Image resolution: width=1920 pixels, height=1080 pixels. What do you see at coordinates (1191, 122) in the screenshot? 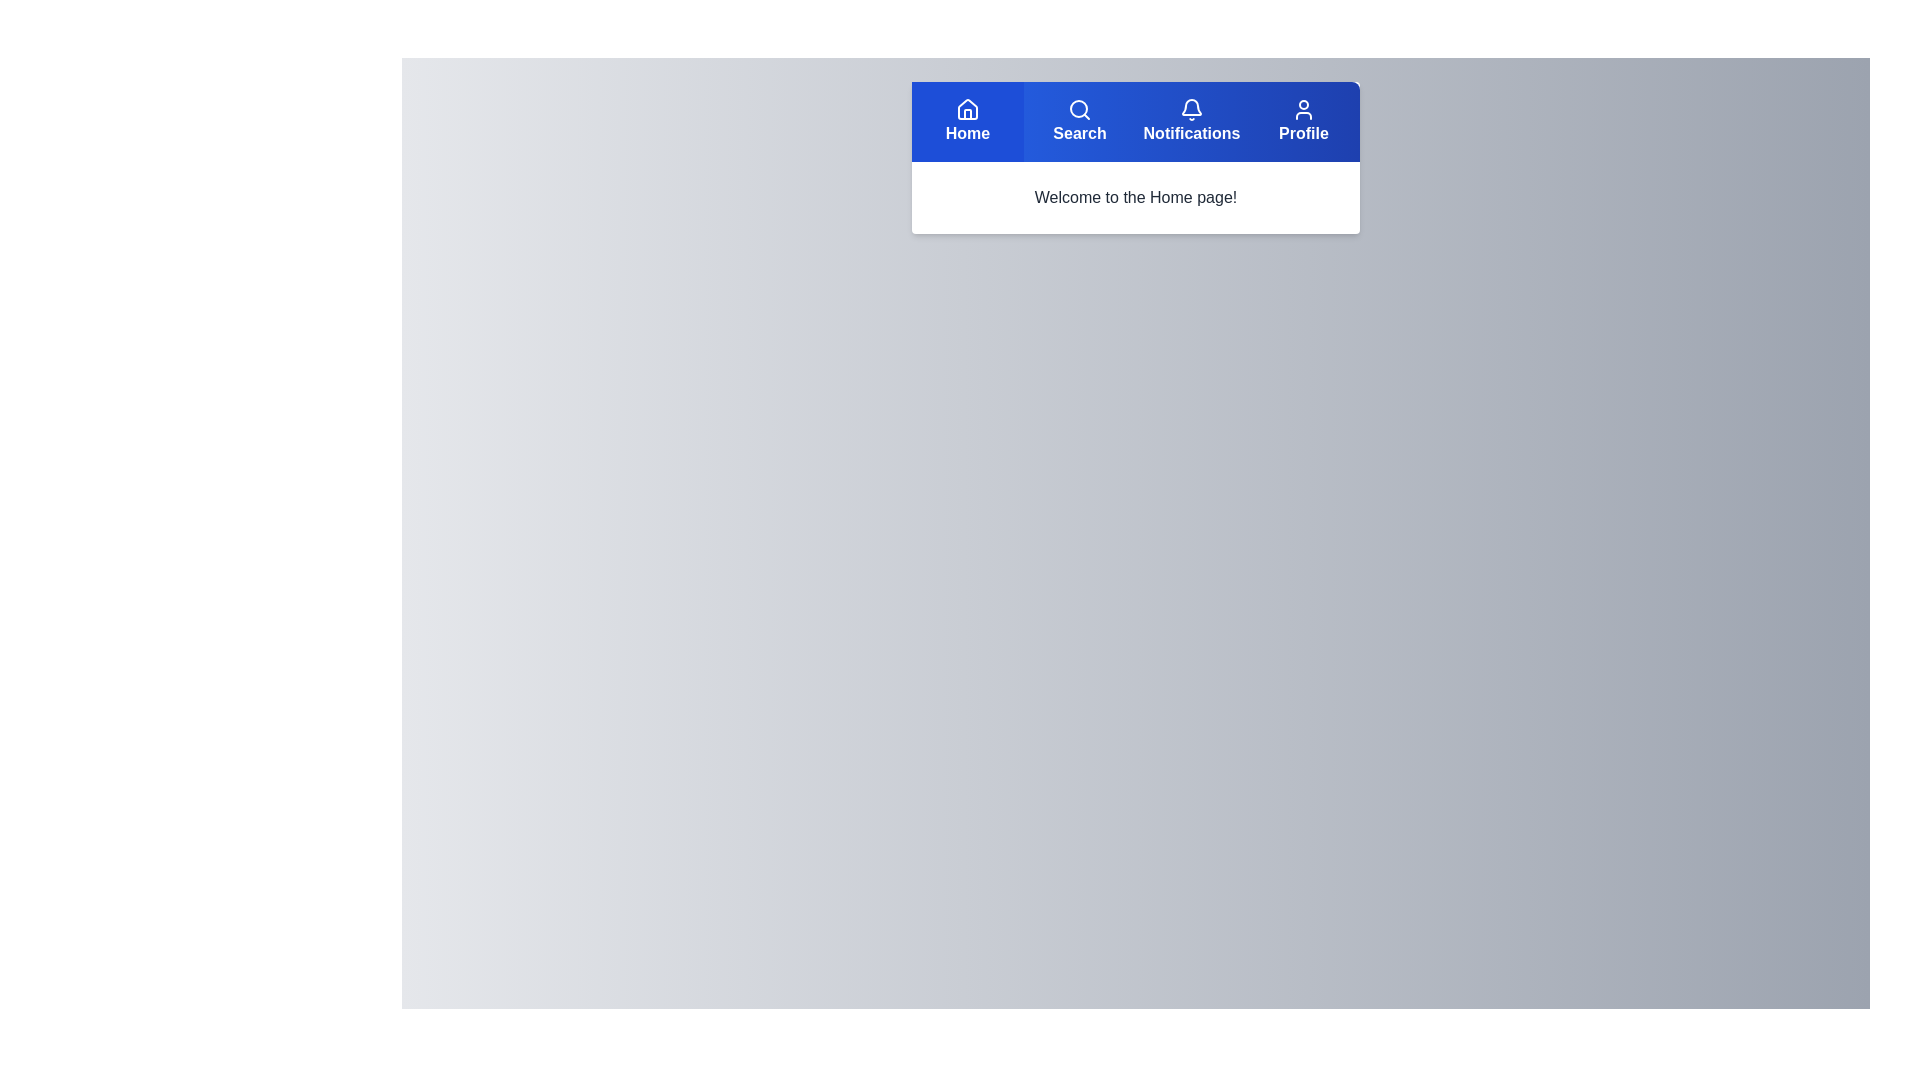
I see `the Notifications button in the navigation bar` at bounding box center [1191, 122].